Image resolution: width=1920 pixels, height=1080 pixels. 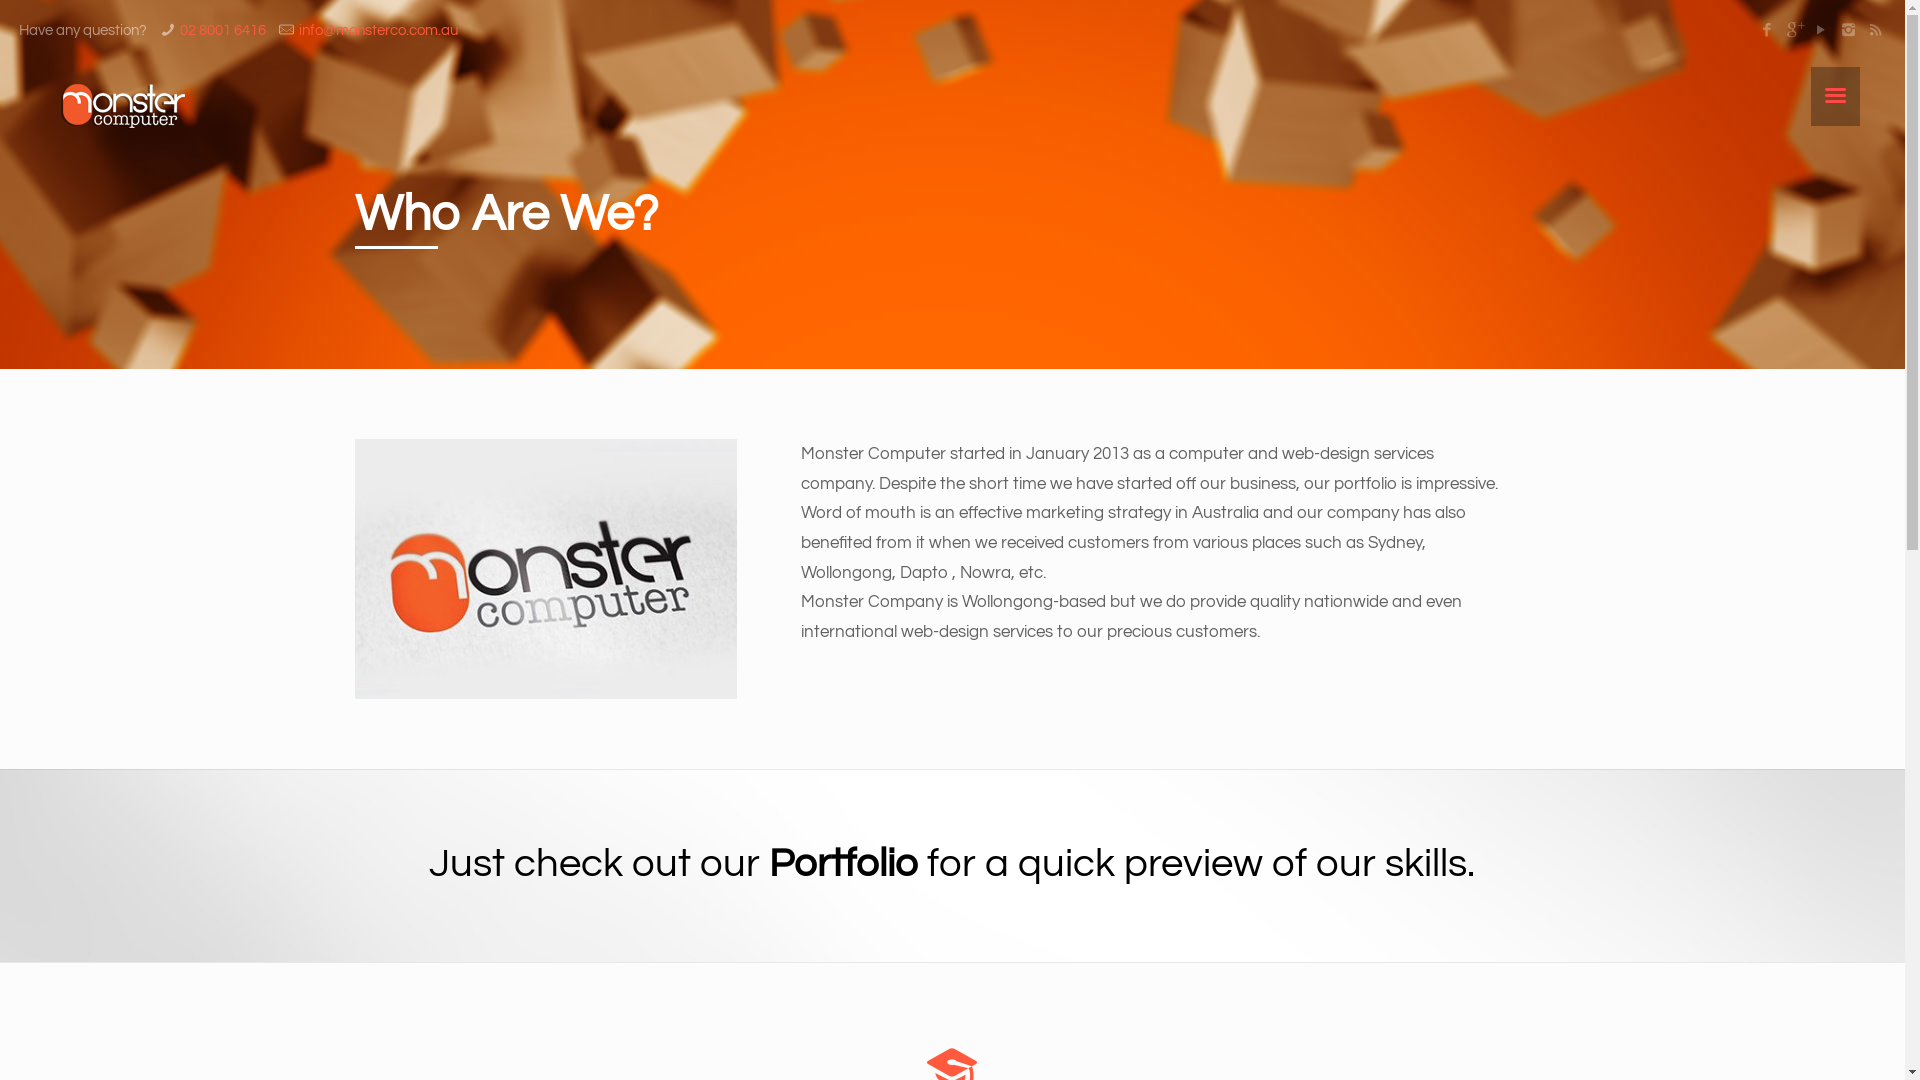 I want to click on 'Google+', so click(x=1794, y=30).